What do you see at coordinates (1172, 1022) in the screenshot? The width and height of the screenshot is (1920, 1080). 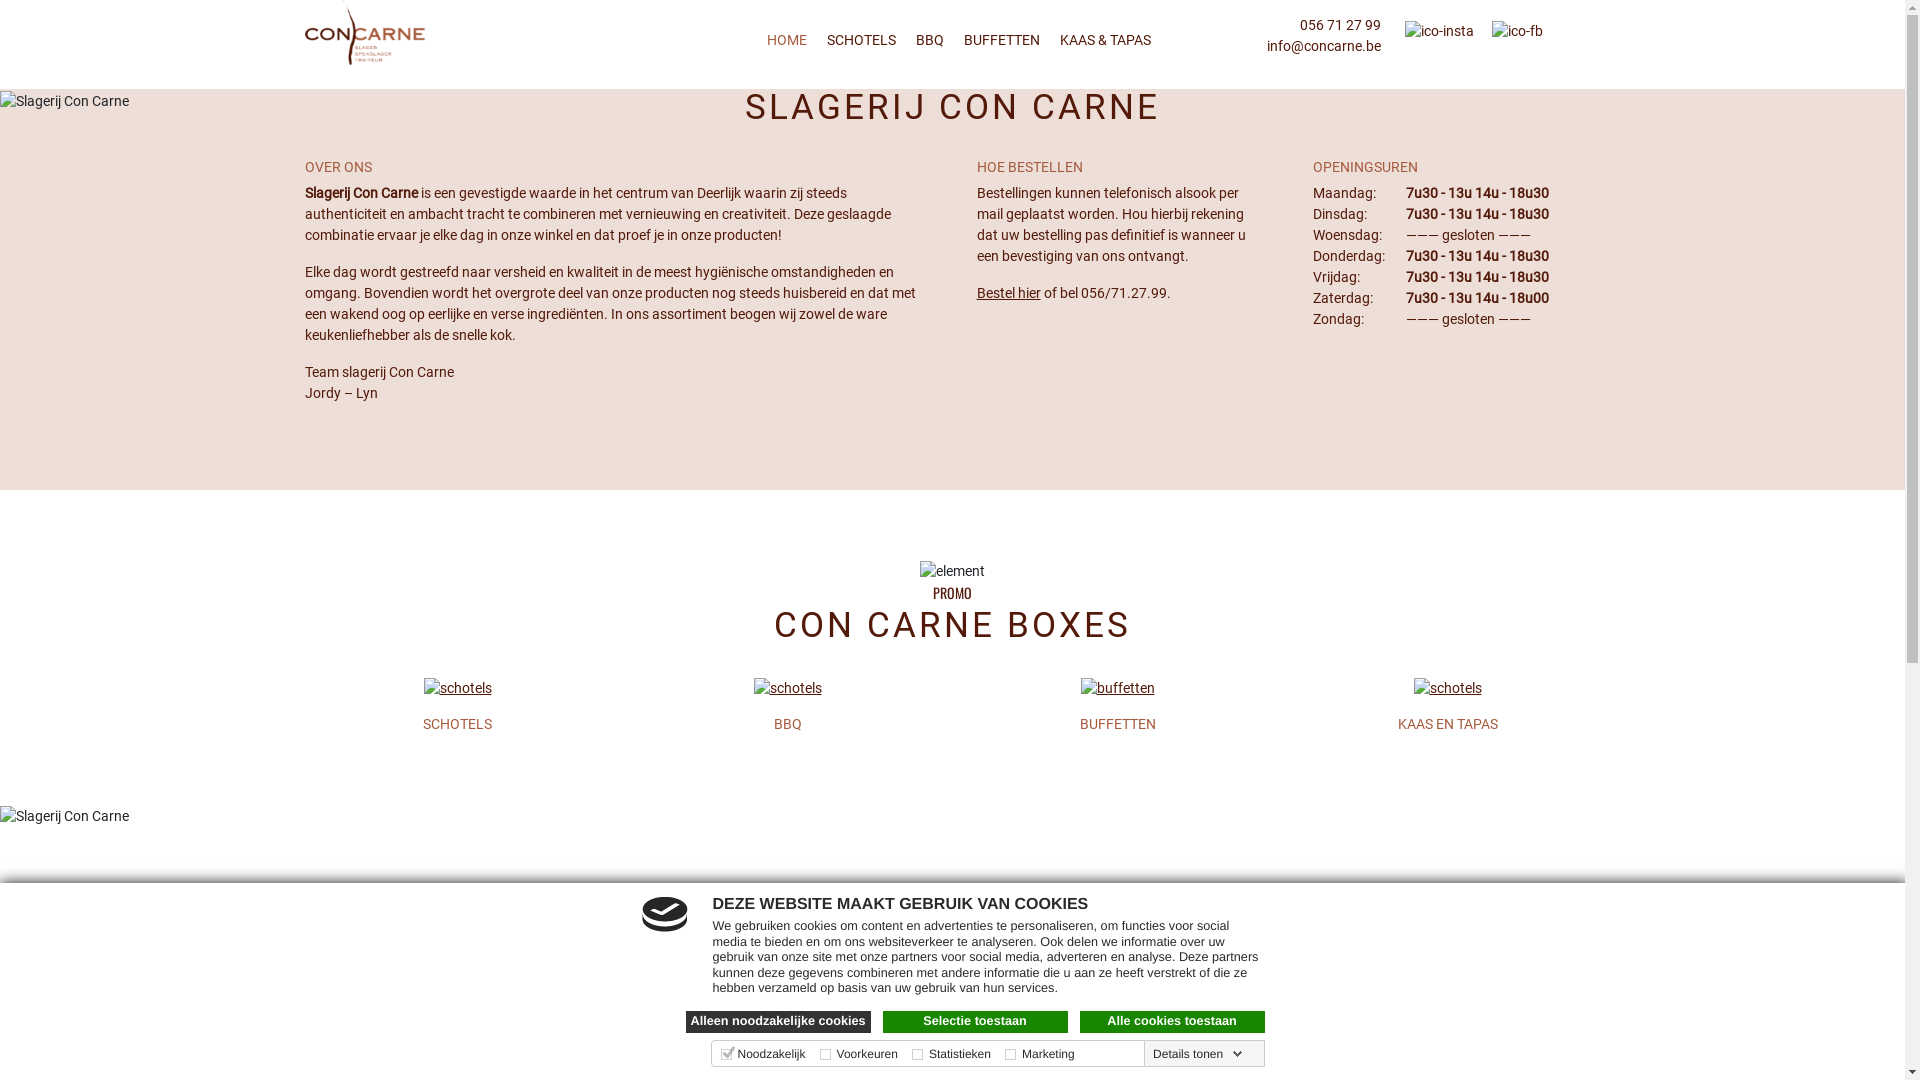 I see `'Alle cookies toestaan'` at bounding box center [1172, 1022].